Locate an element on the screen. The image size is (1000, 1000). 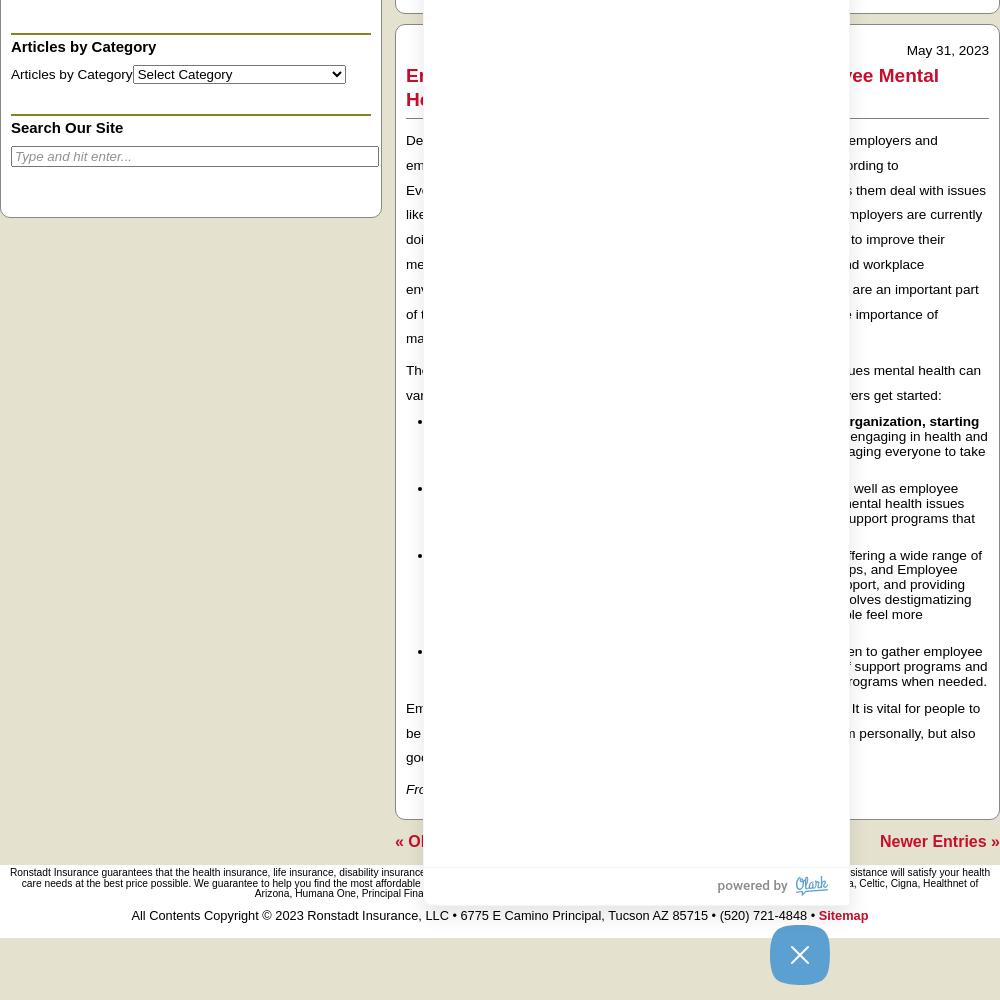
'The strategy and tactics for building and sustaining a work culture that values mental health can vary by organization. However, there are some basic steps to help employers get started:' is located at coordinates (692, 382).